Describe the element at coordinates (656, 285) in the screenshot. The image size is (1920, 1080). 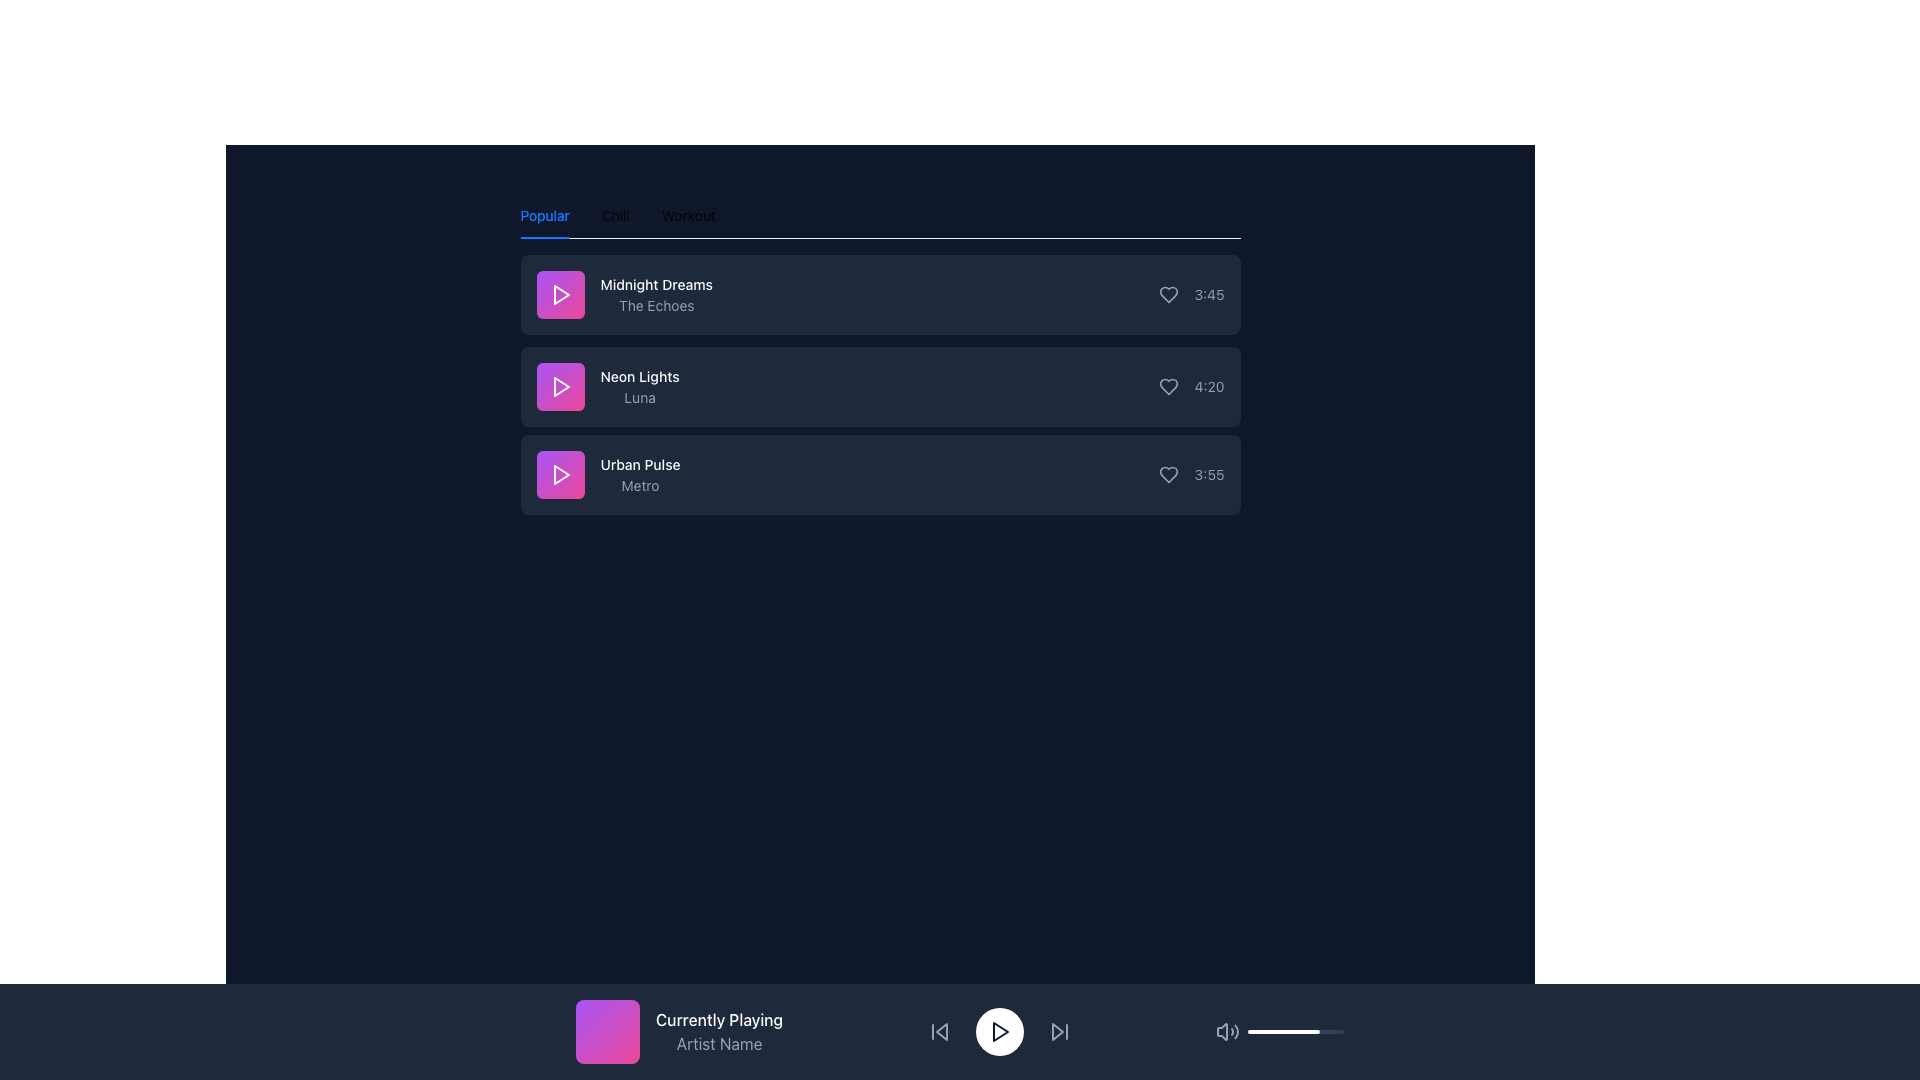
I see `text 'Midnight Dreams' from the main title of the first list item under the 'Popular' tab` at that location.